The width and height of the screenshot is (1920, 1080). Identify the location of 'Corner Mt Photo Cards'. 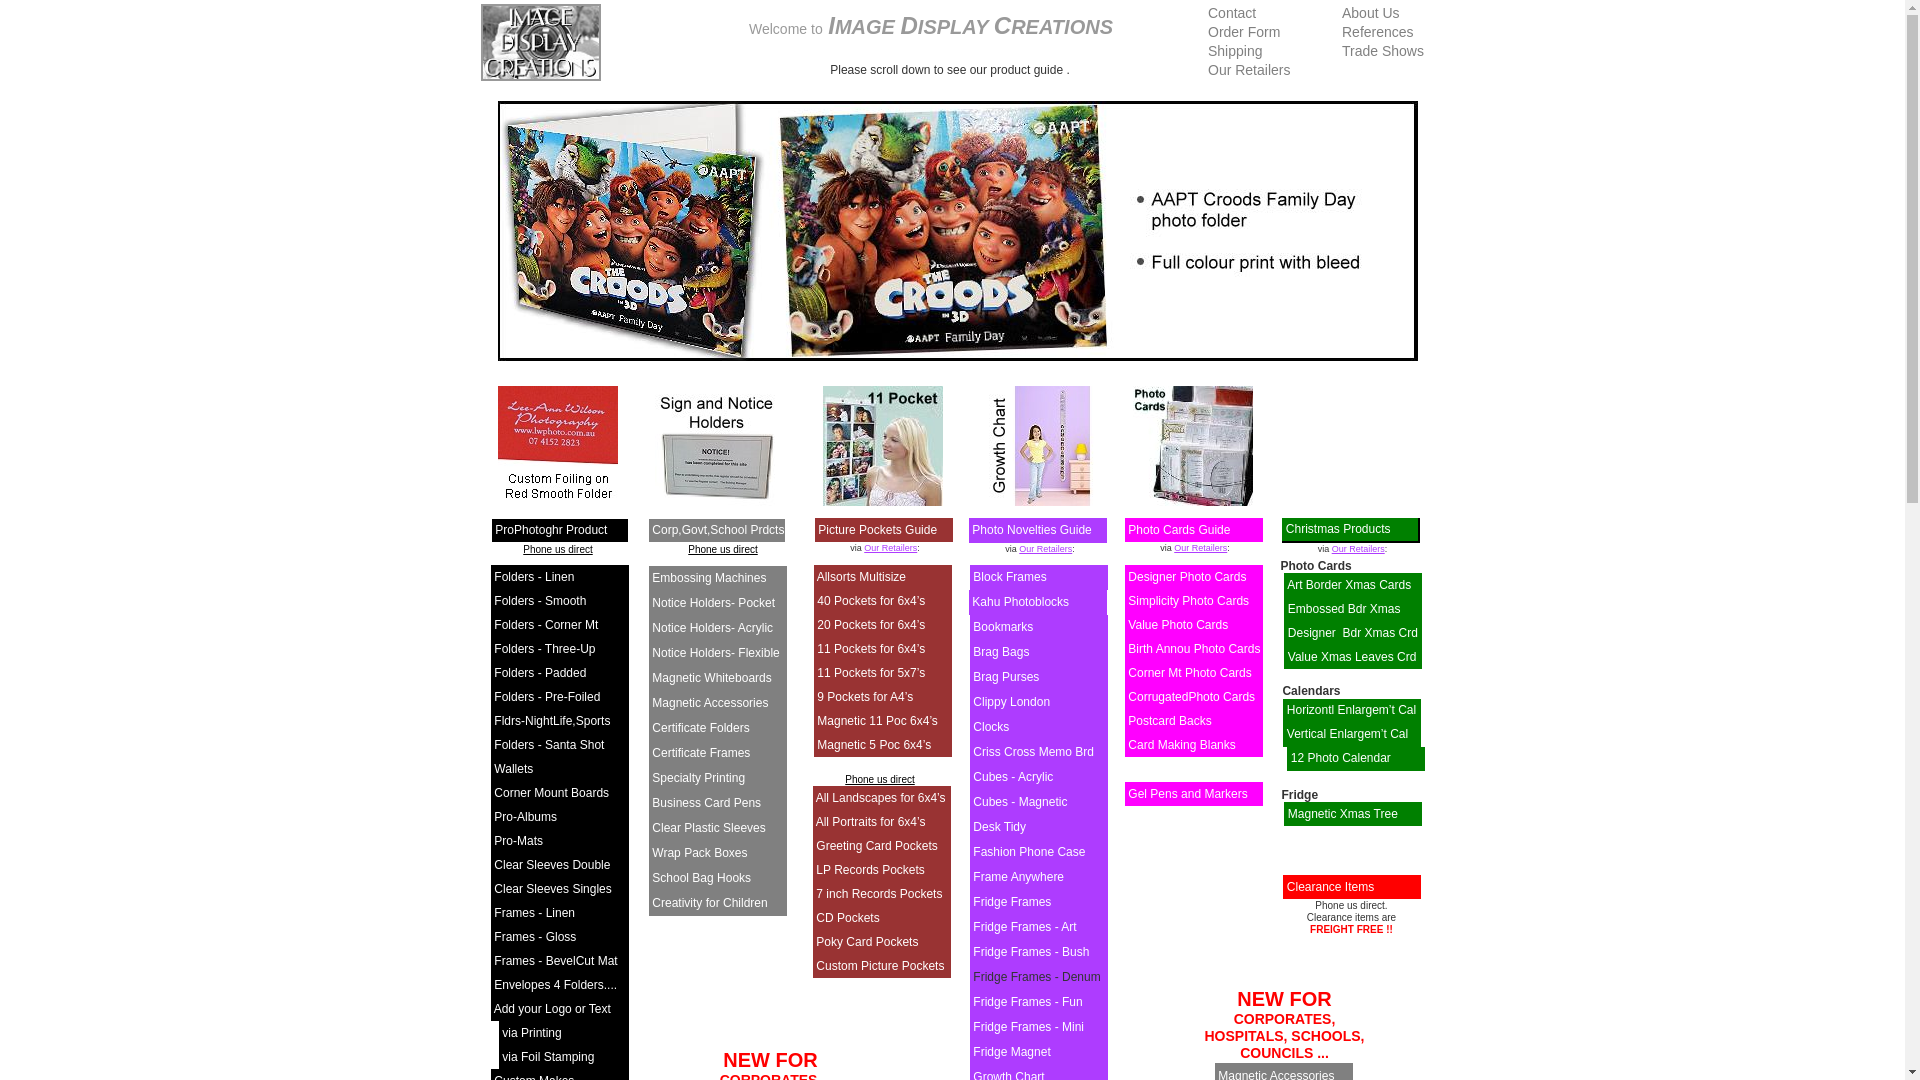
(1189, 672).